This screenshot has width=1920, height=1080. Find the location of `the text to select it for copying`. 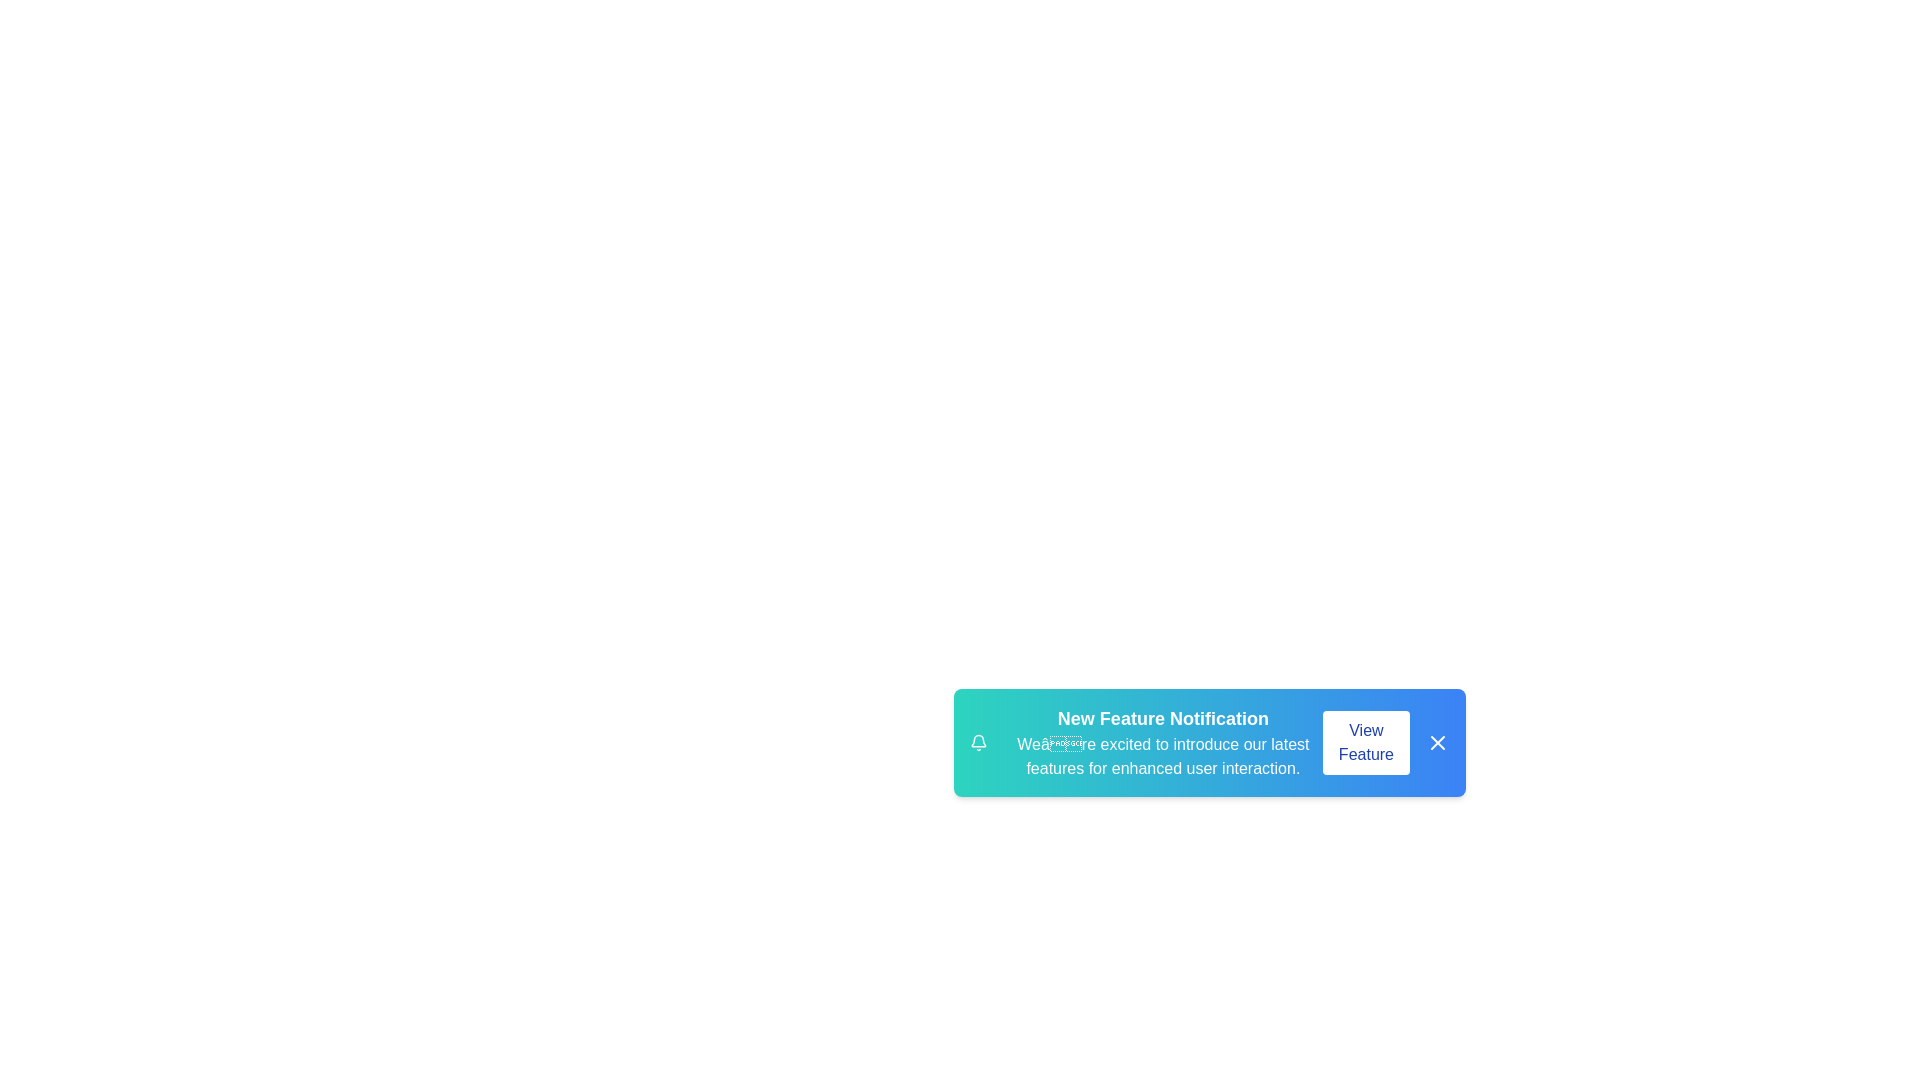

the text to select it for copying is located at coordinates (1146, 743).